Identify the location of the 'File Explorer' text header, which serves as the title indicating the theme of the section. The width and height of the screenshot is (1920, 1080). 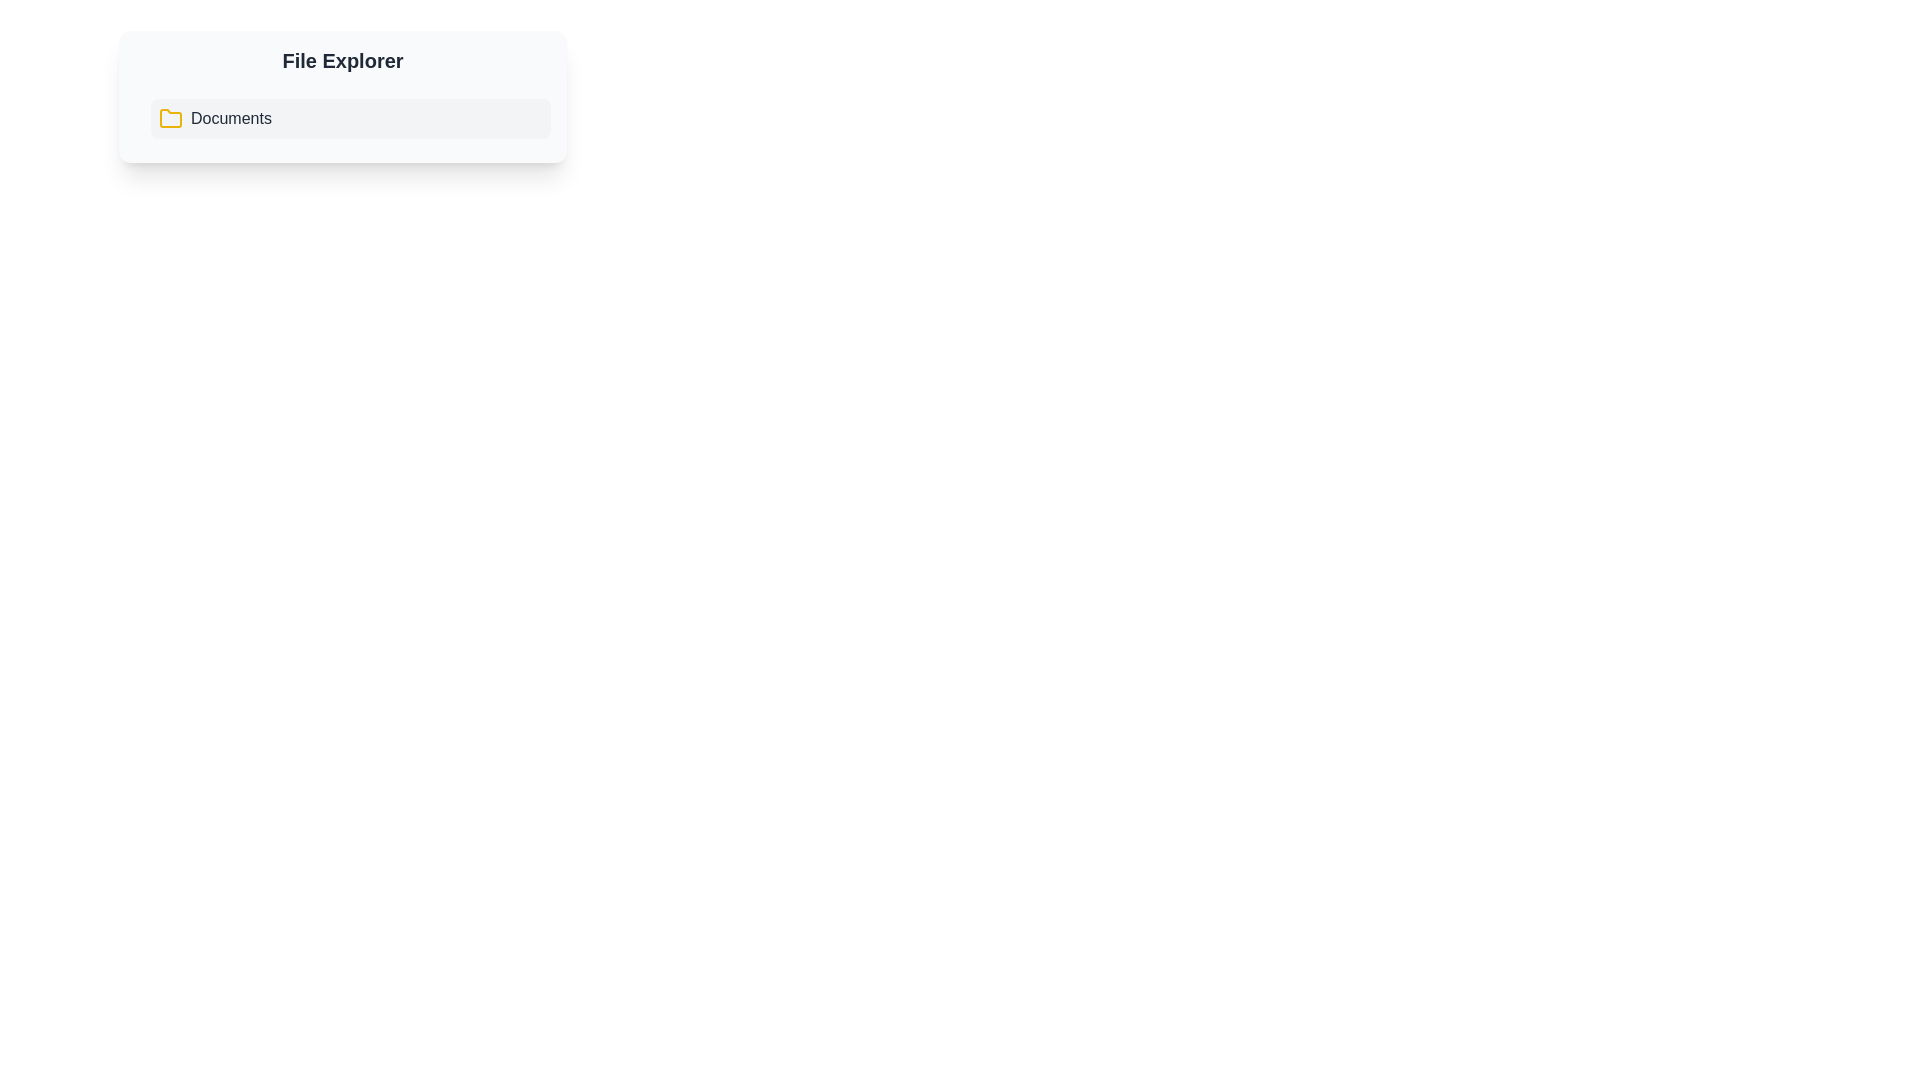
(342, 60).